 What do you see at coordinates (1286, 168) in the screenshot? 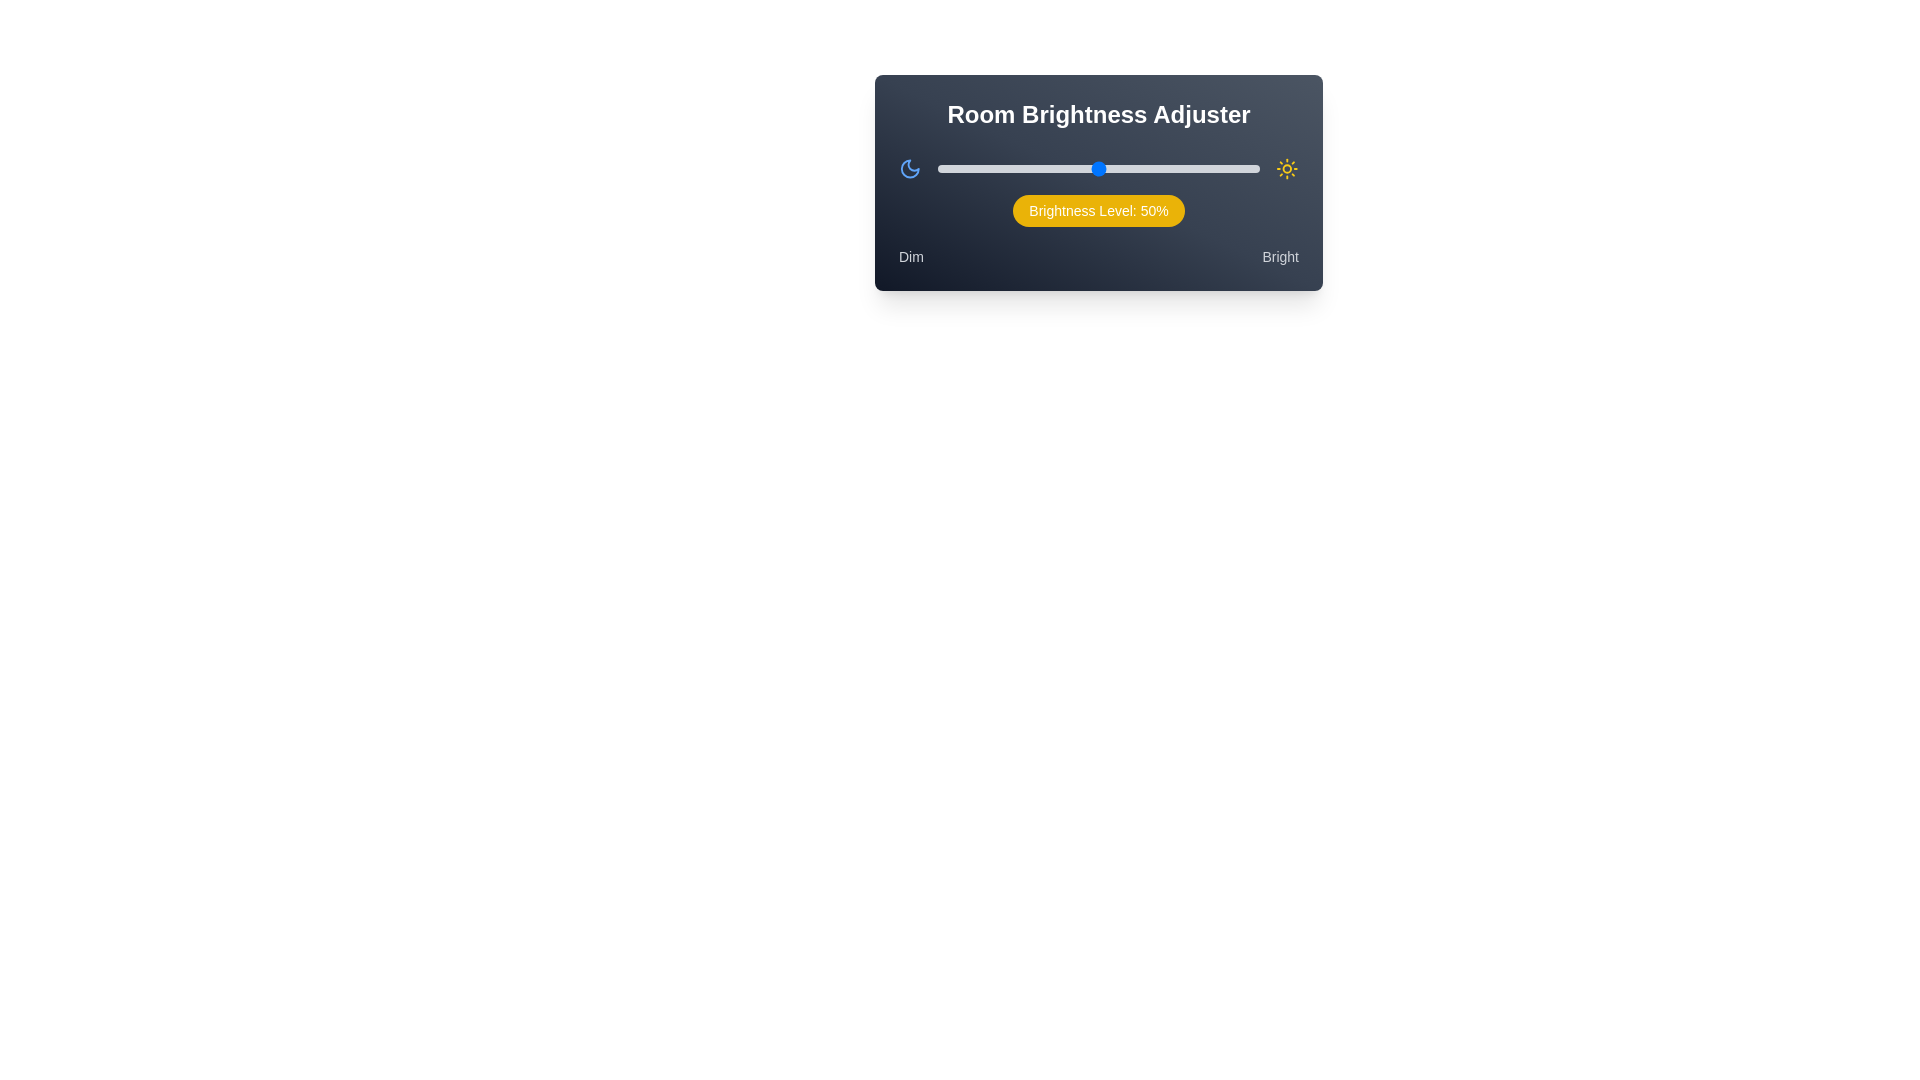
I see `the sun icon` at bounding box center [1286, 168].